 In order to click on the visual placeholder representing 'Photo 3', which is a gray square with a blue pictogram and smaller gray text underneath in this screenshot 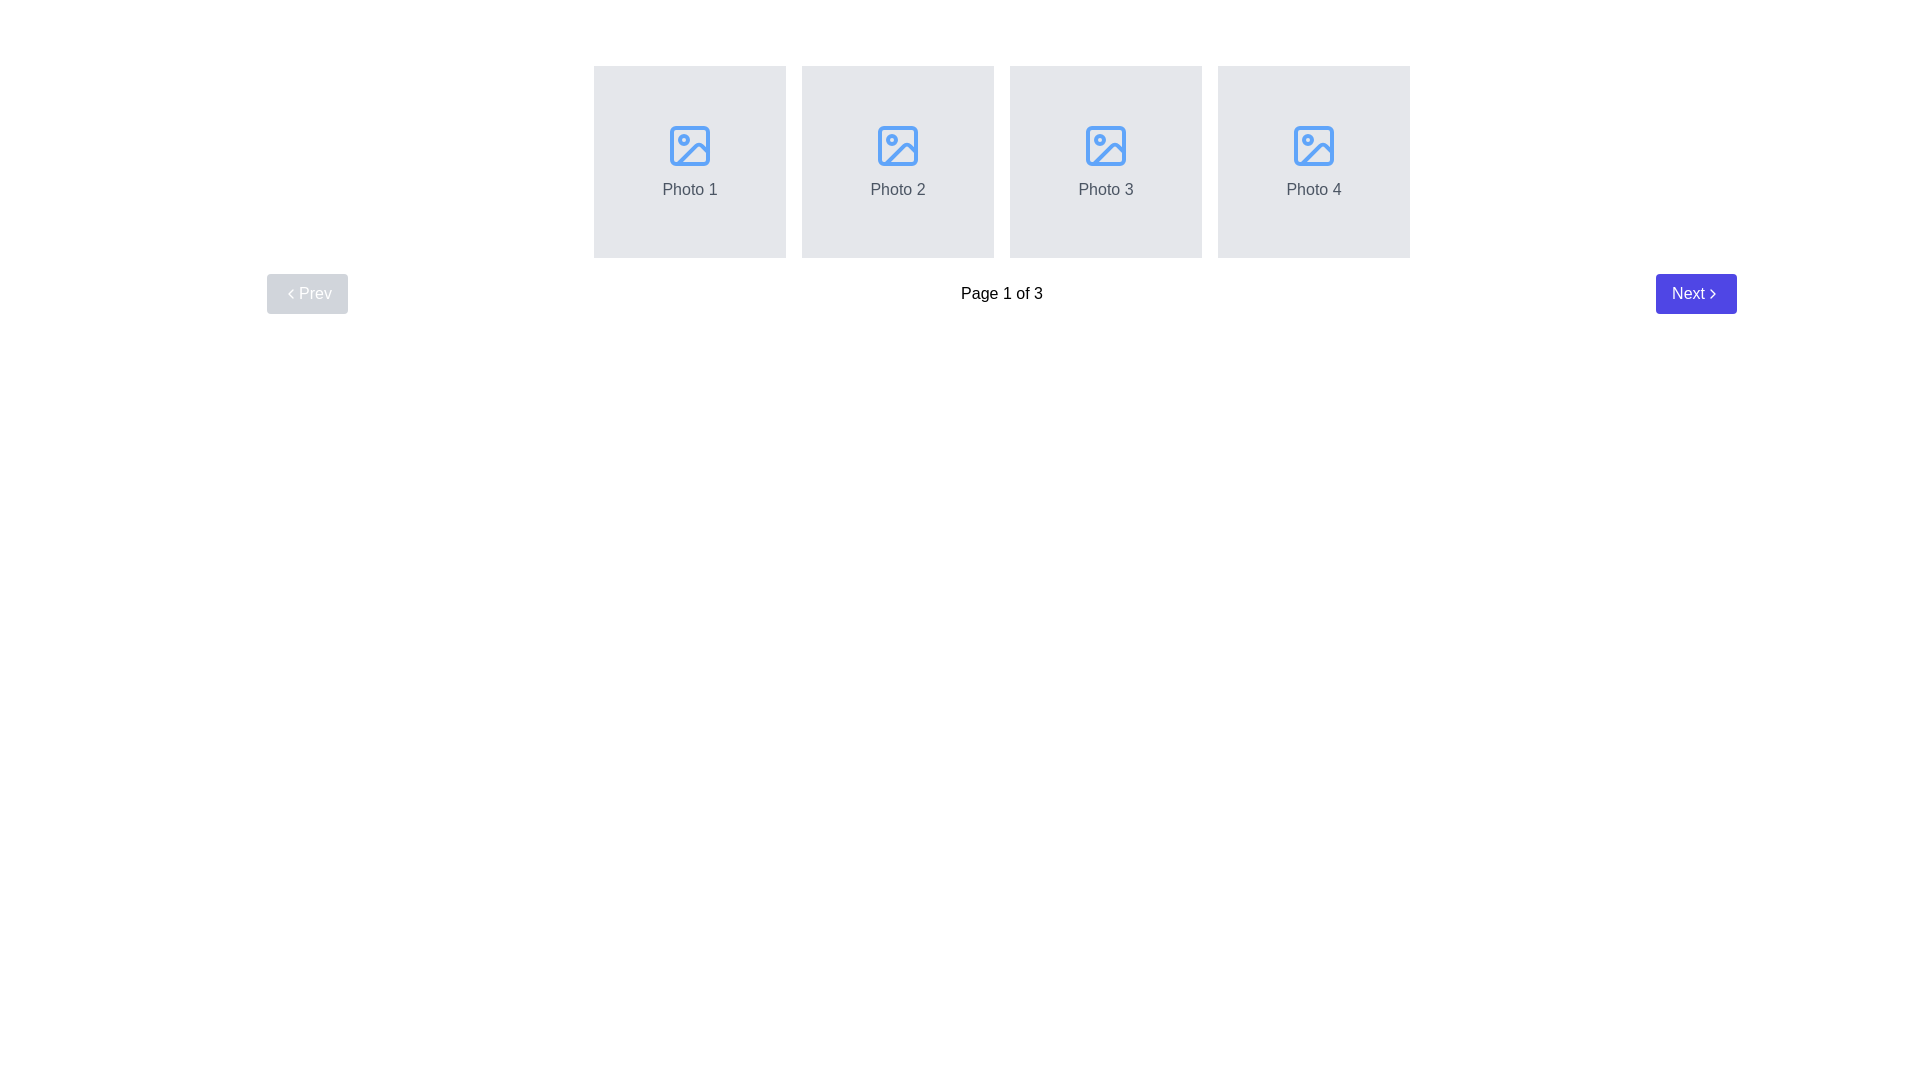, I will do `click(1104, 161)`.